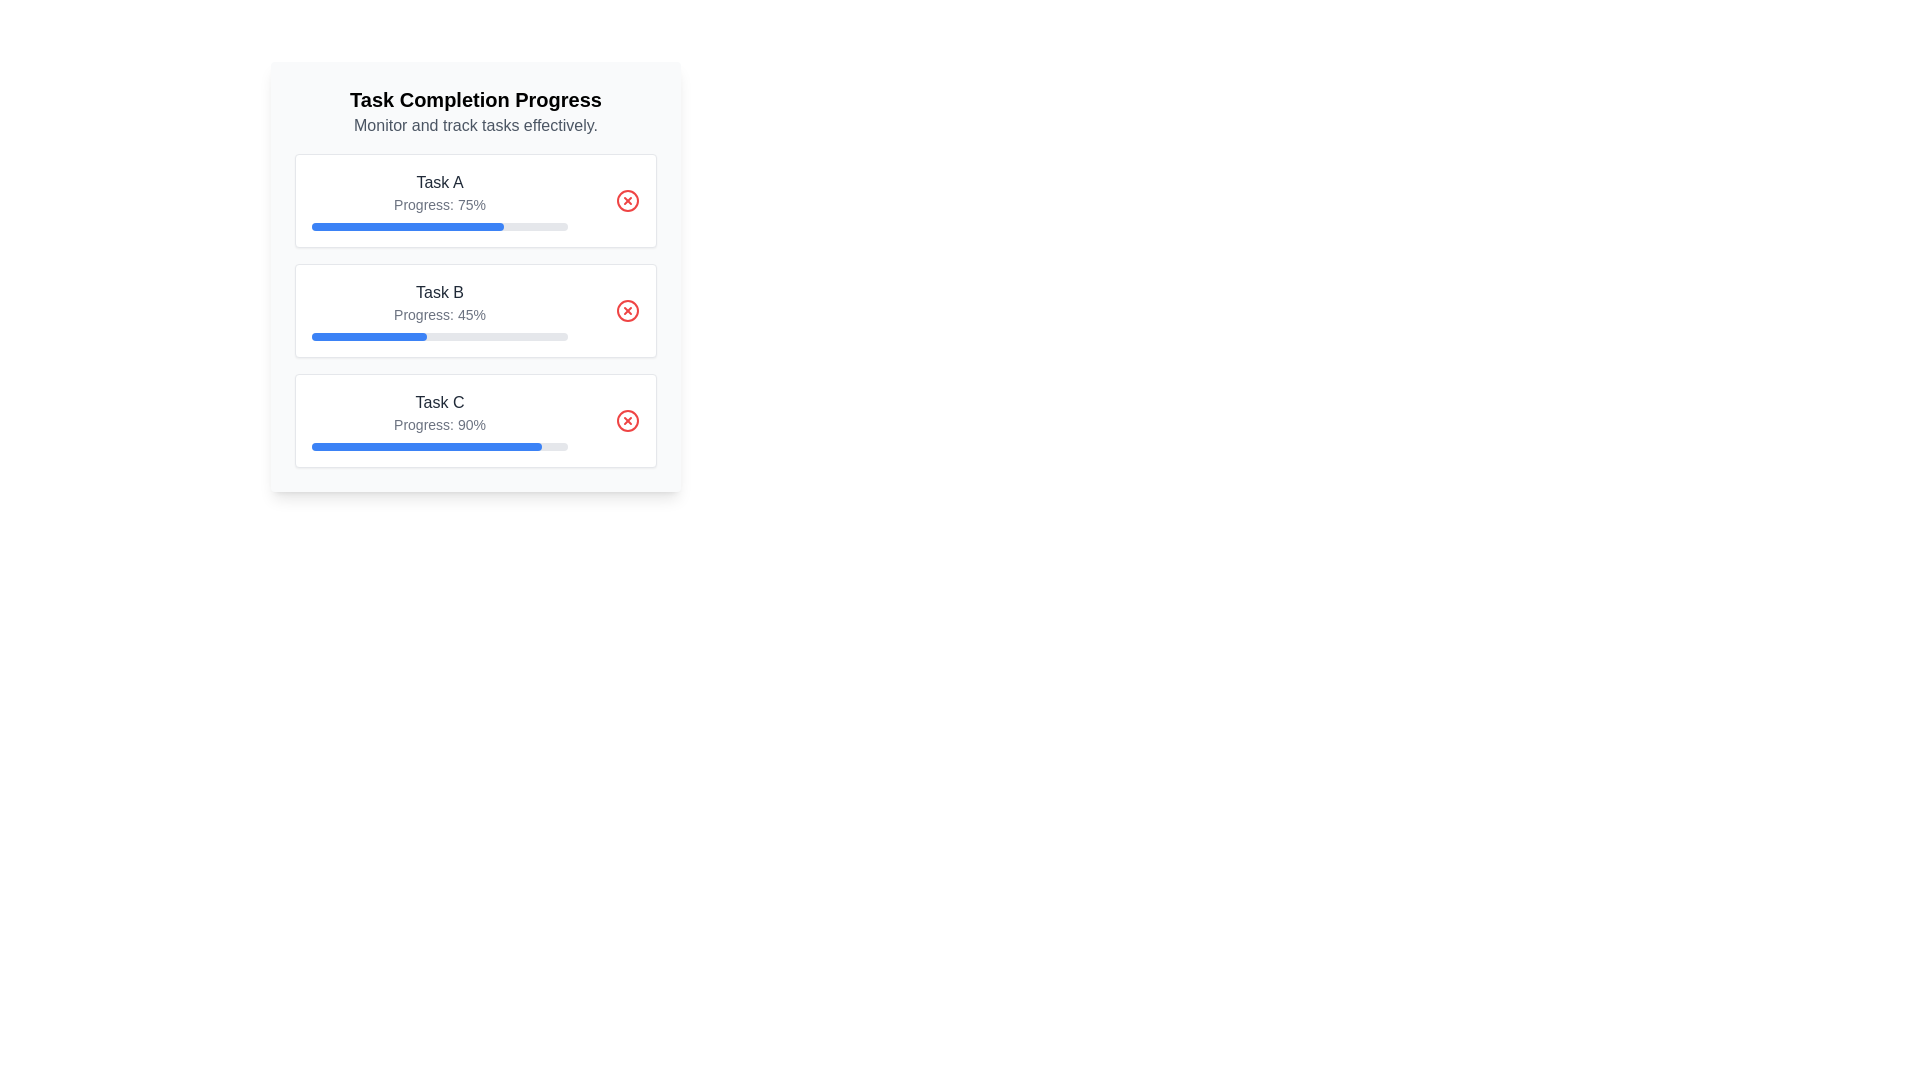 This screenshot has width=1920, height=1080. Describe the element at coordinates (369, 335) in the screenshot. I see `the blue progress bar with rounded edges that represents task progress in the second task component block (Task B)` at that location.